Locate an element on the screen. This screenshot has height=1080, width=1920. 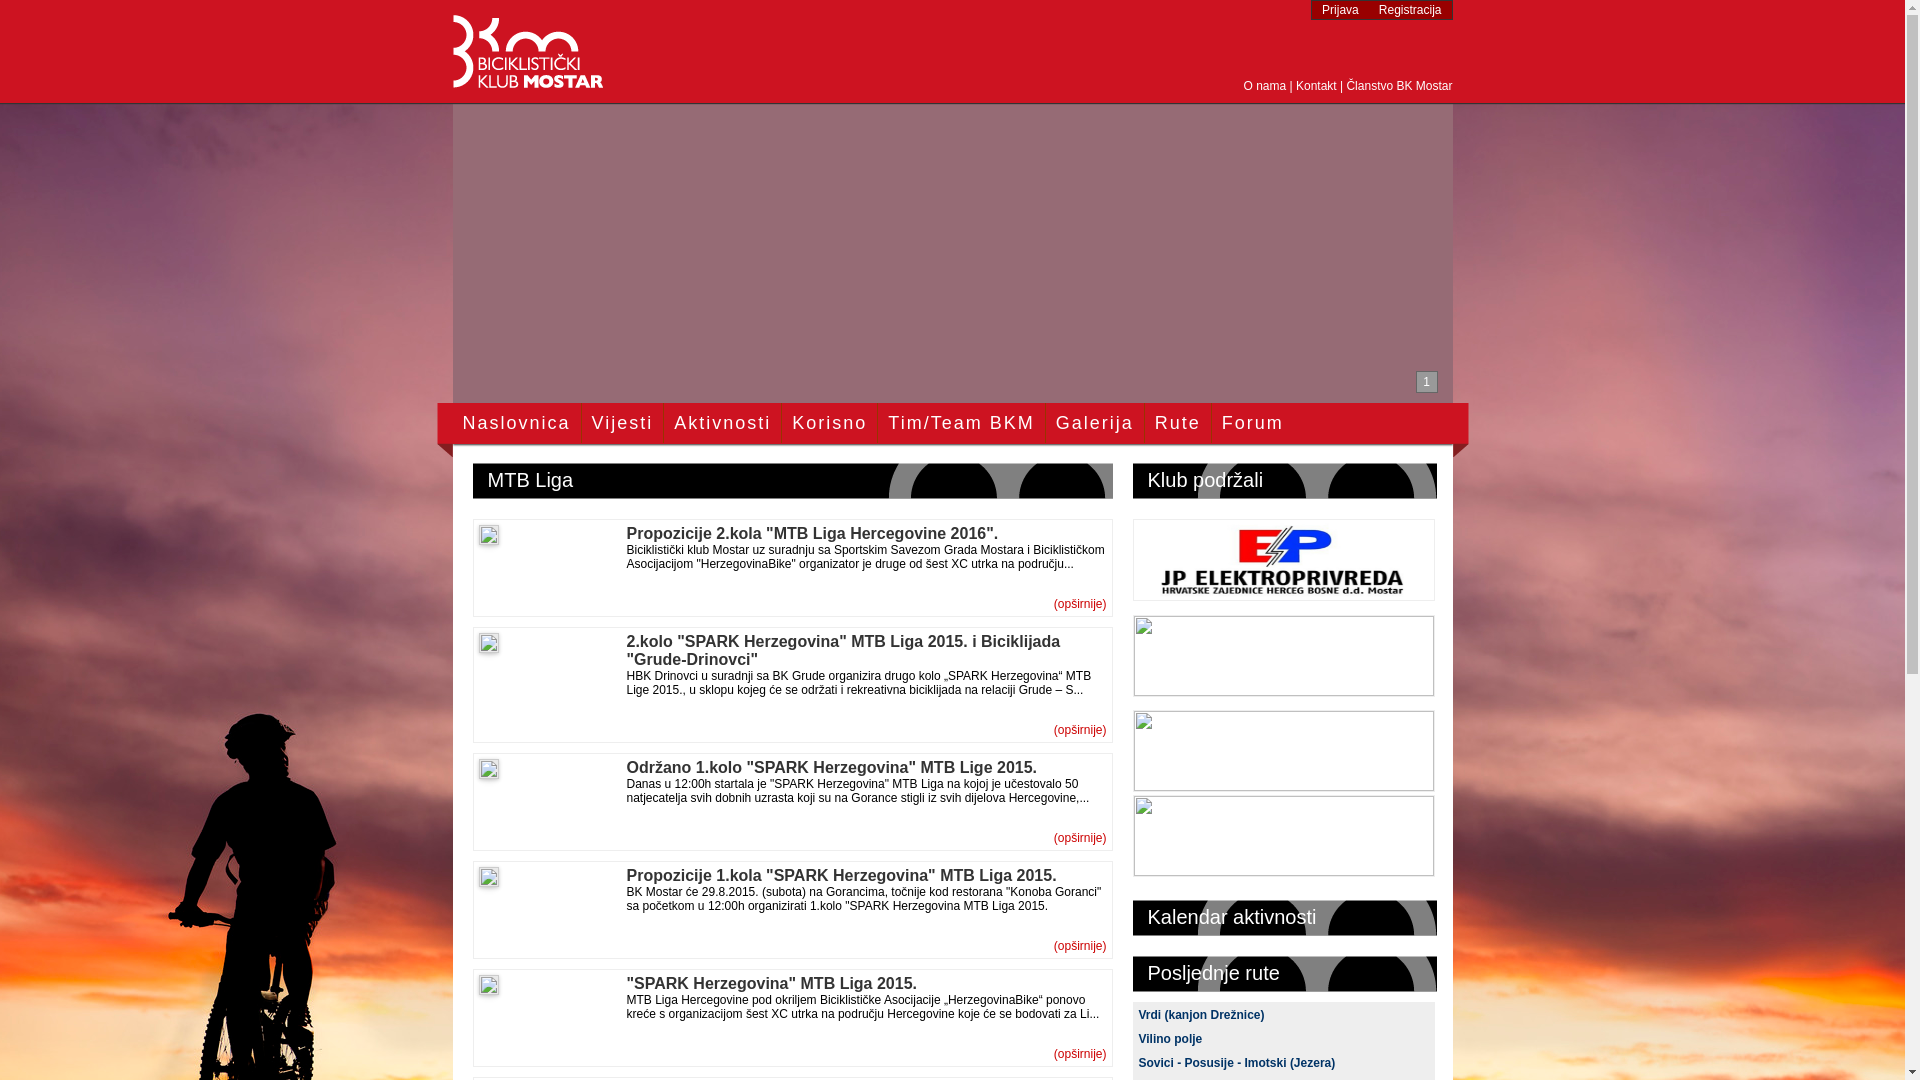
'HT Eronet' is located at coordinates (1282, 689).